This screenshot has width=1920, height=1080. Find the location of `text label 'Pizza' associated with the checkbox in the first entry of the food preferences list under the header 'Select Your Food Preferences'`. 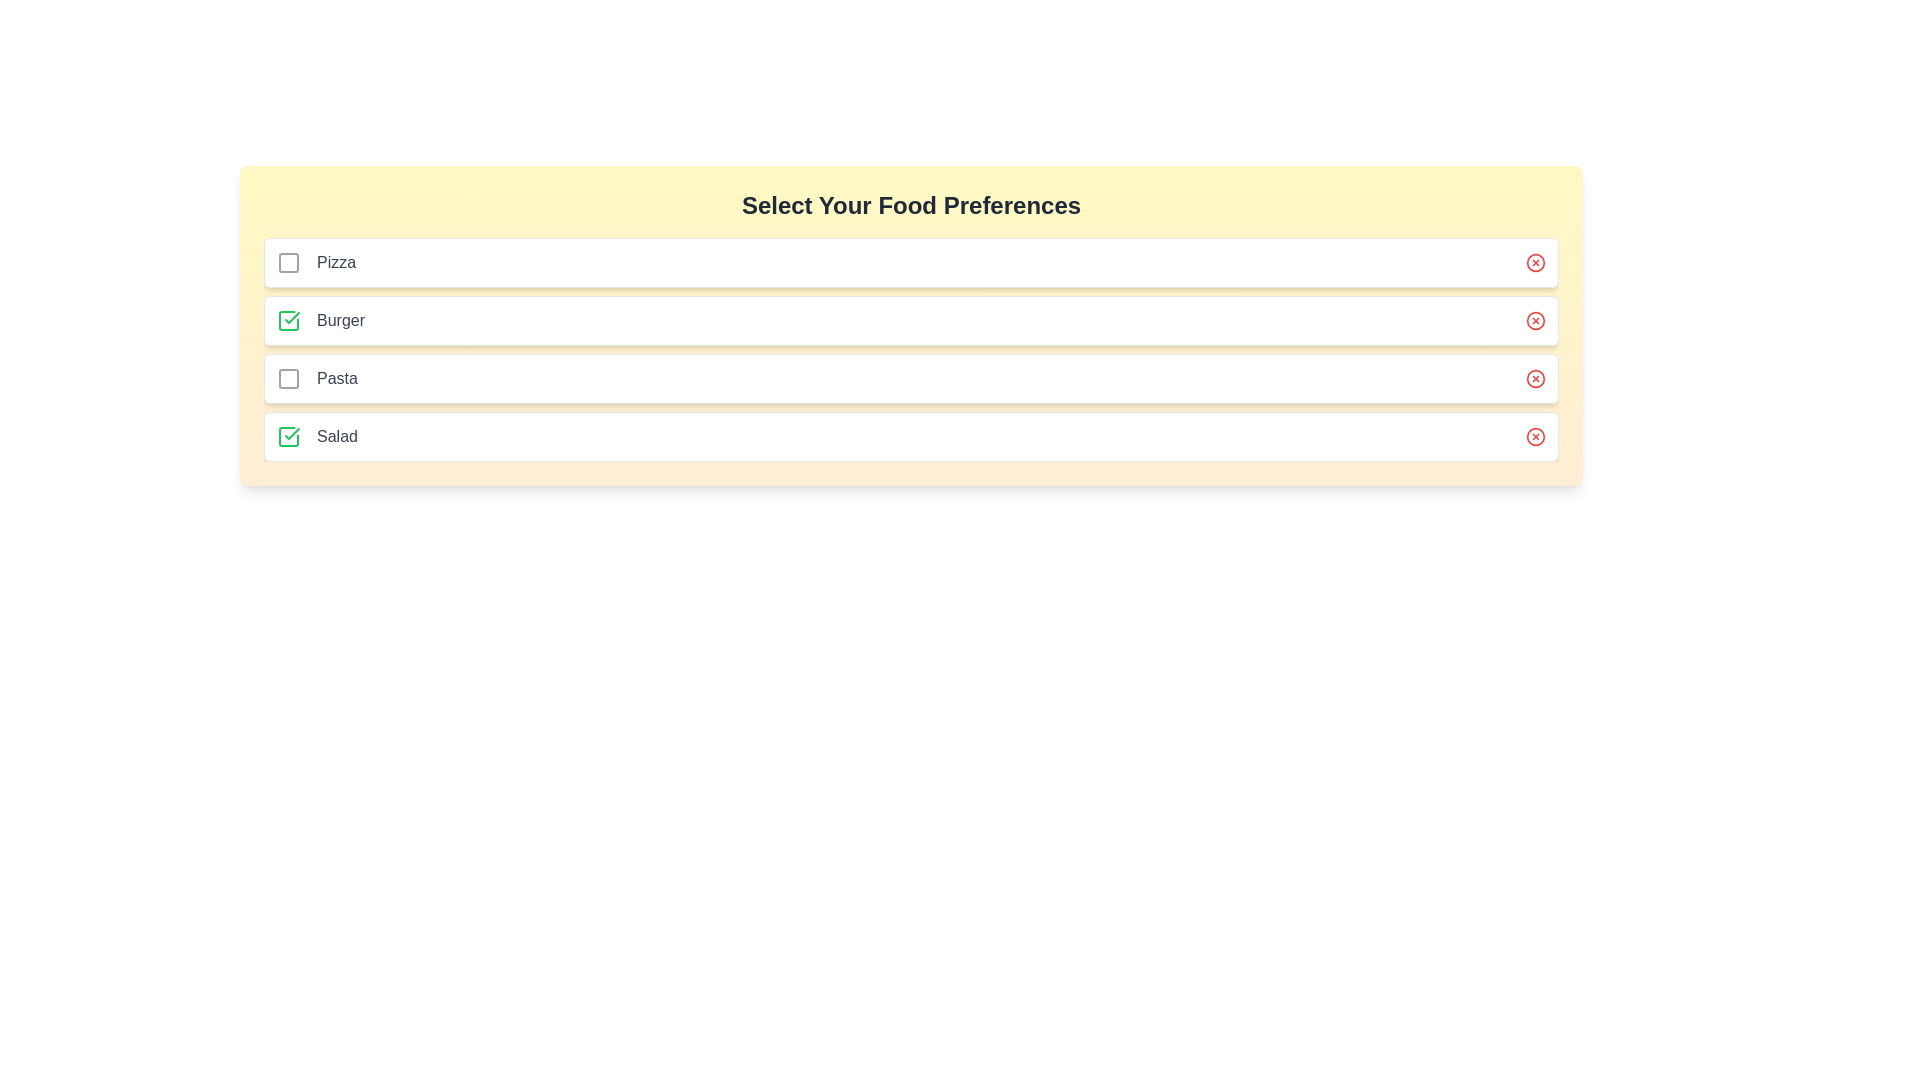

text label 'Pizza' associated with the checkbox in the first entry of the food preferences list under the header 'Select Your Food Preferences' is located at coordinates (315, 261).